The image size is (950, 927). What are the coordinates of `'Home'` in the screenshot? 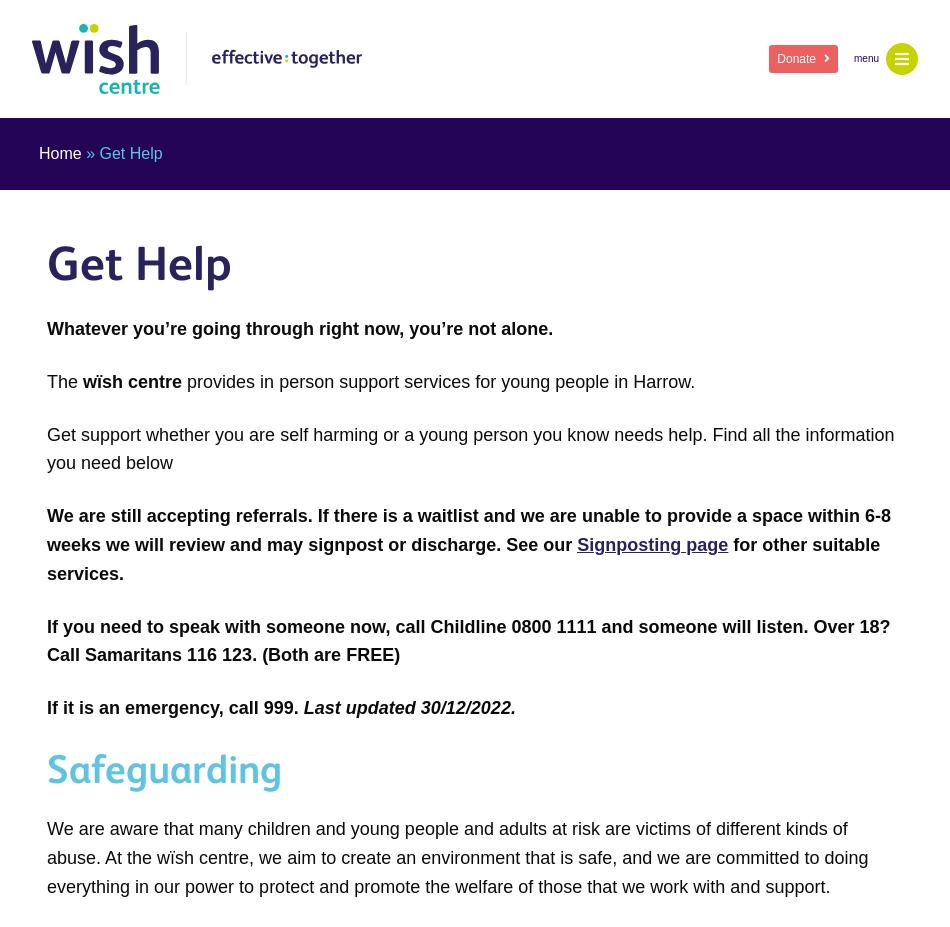 It's located at (60, 152).